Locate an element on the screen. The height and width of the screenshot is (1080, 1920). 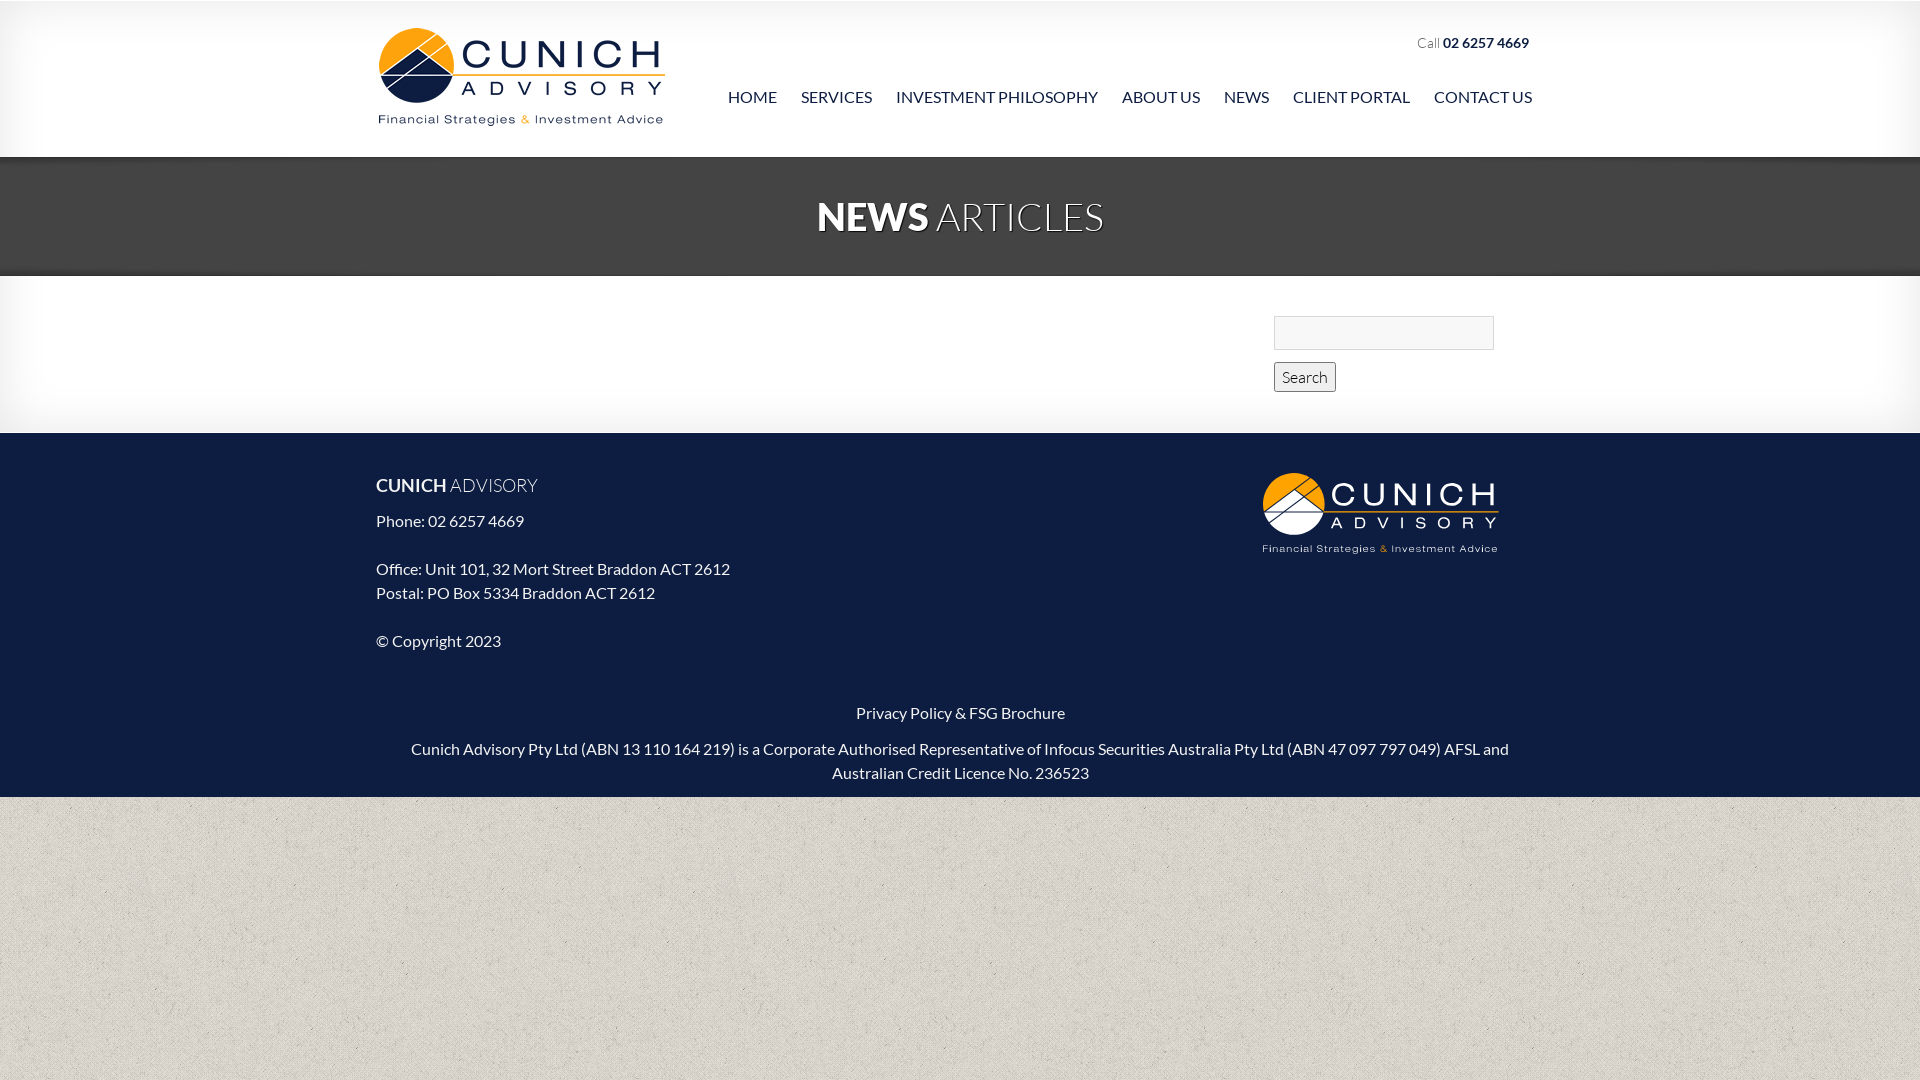
'HOME' is located at coordinates (751, 82).